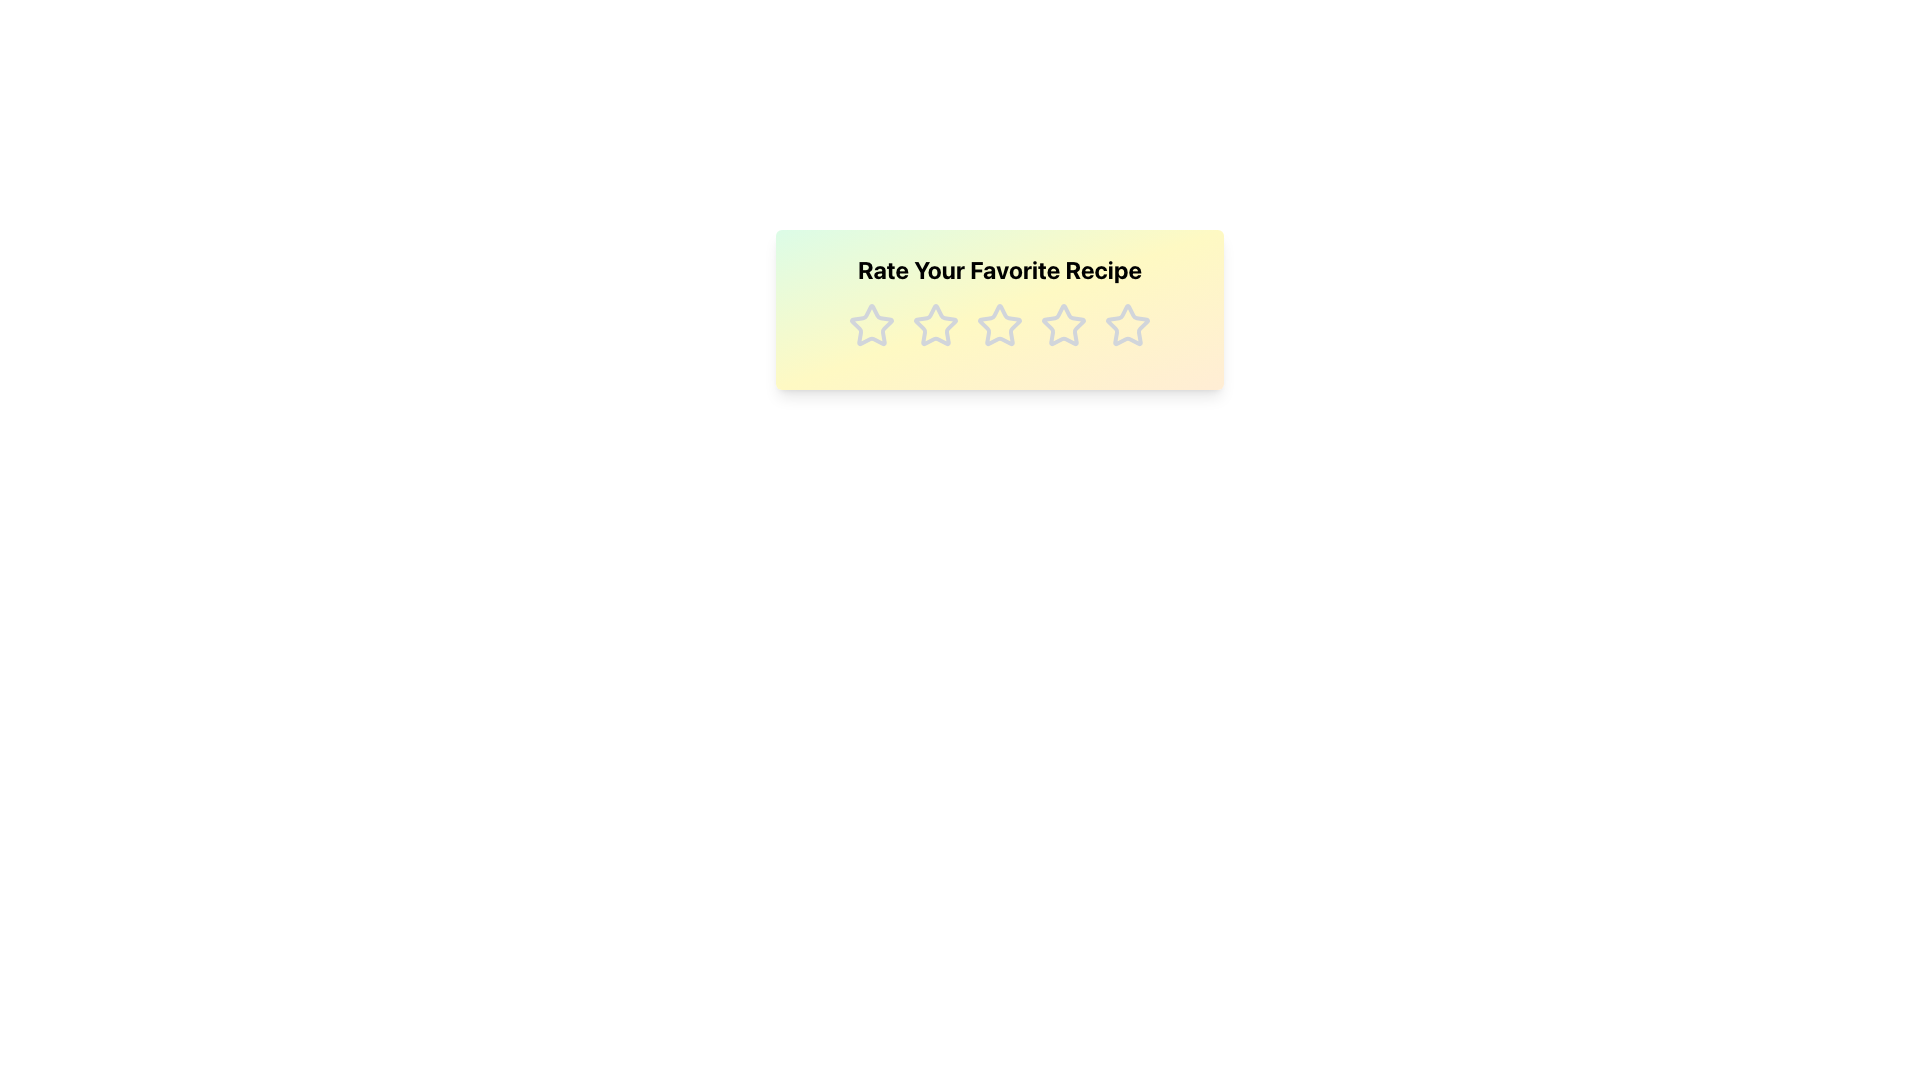 The width and height of the screenshot is (1920, 1080). What do you see at coordinates (998, 323) in the screenshot?
I see `on the third star icon in the rating component below the title 'Rate Your Favorite Recipe'` at bounding box center [998, 323].